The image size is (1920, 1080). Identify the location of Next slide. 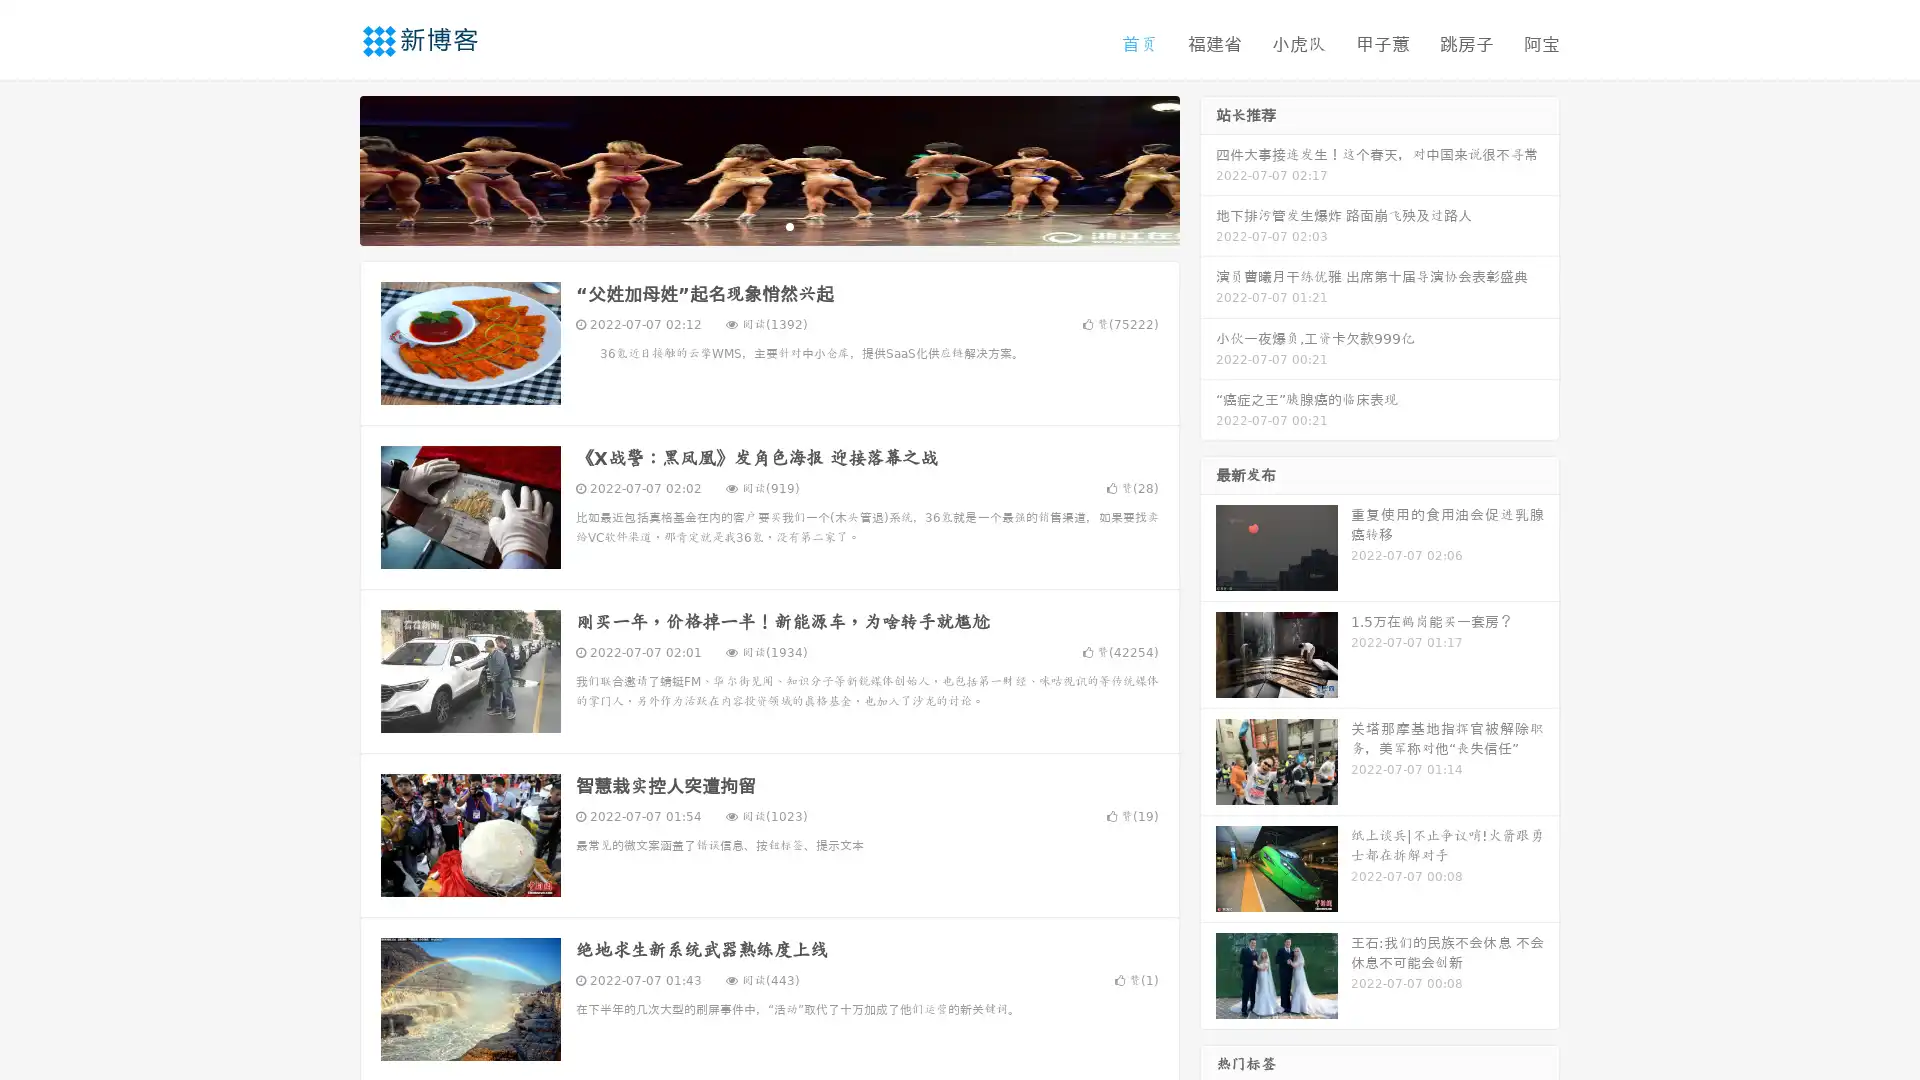
(1208, 168).